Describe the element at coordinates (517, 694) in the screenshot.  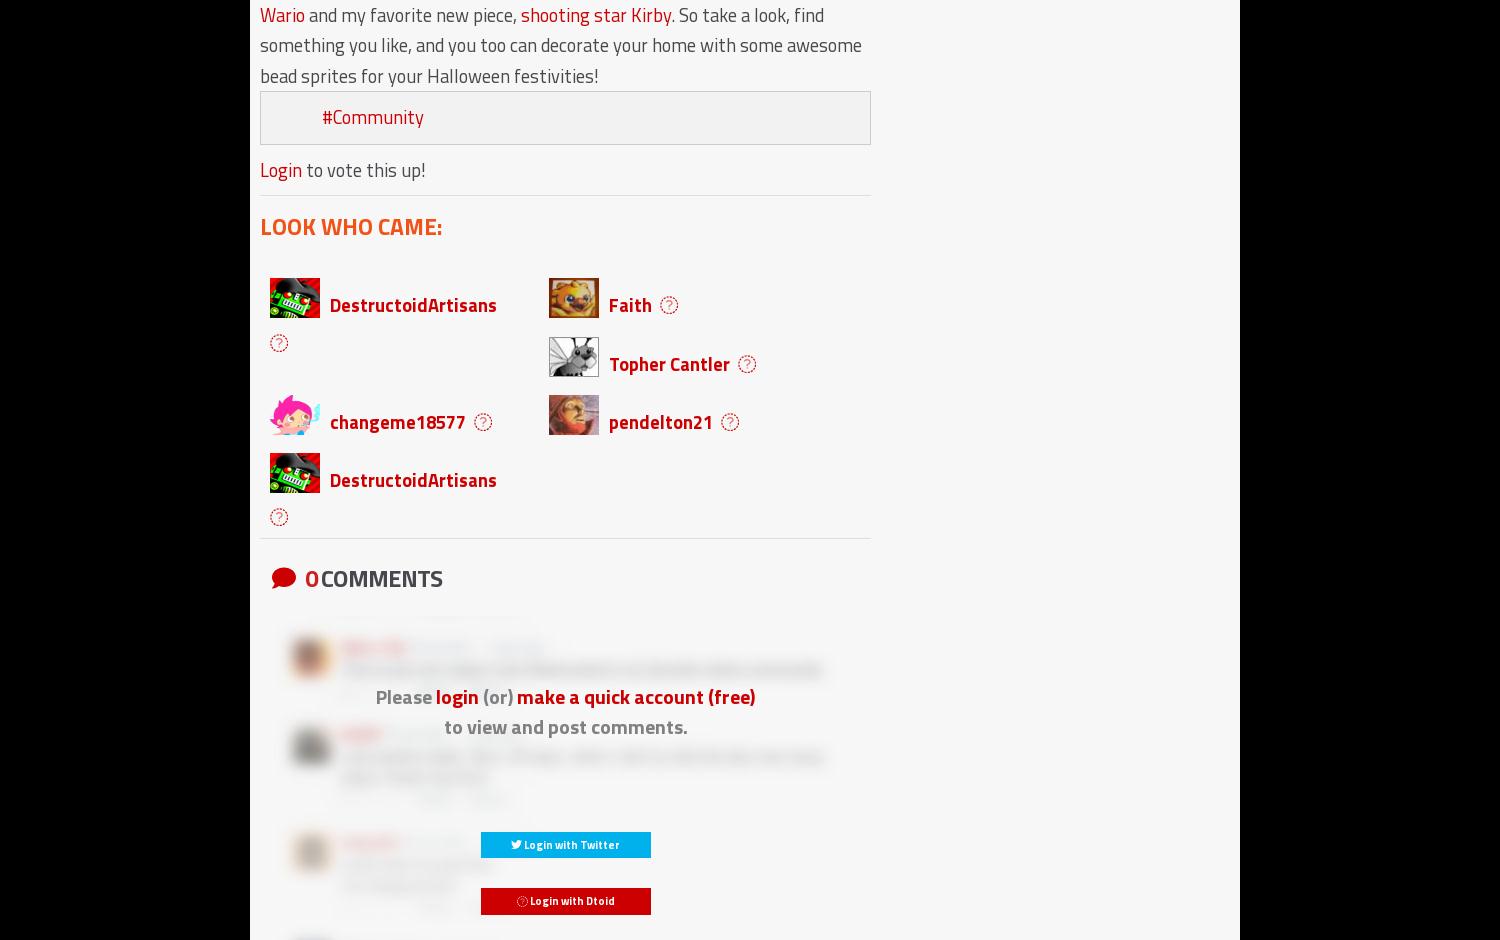
I see `'make a quick account (free)'` at that location.